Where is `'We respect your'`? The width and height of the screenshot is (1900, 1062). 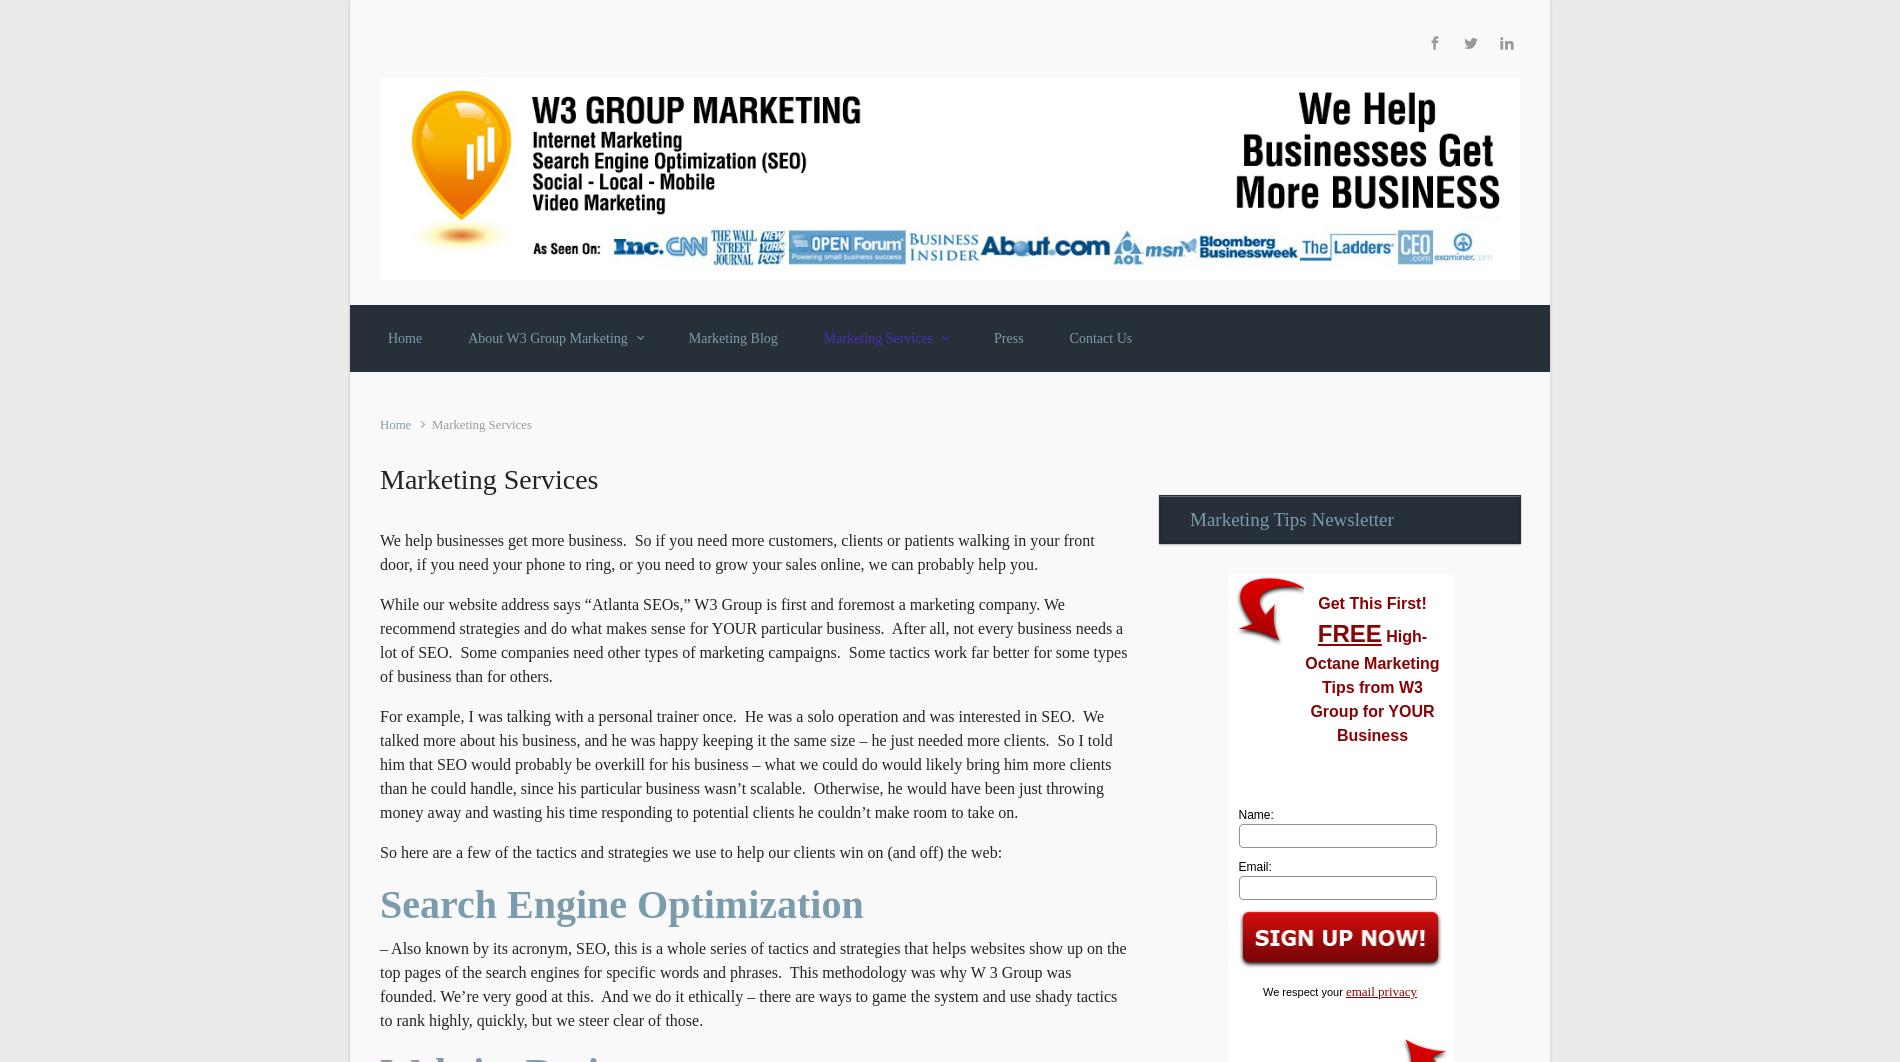
'We respect your' is located at coordinates (1302, 991).